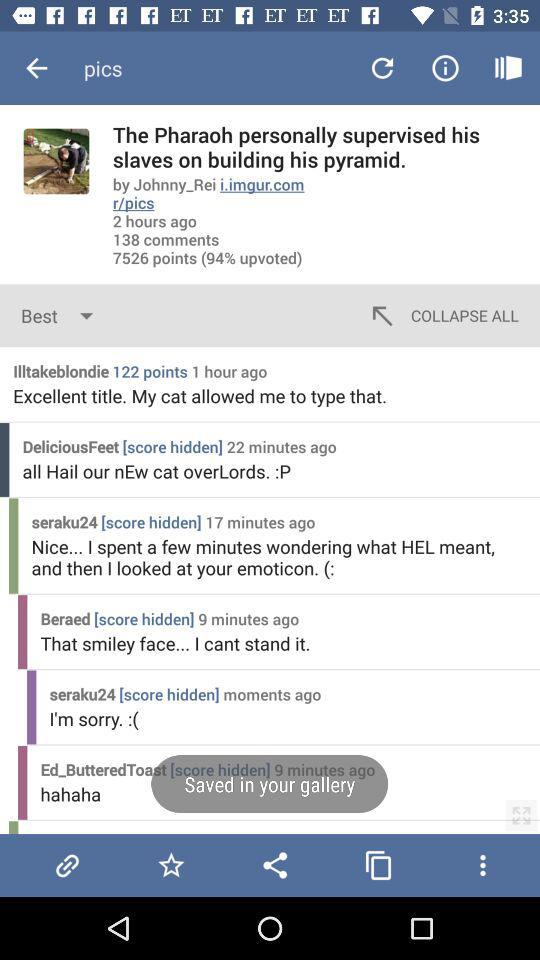 This screenshot has width=540, height=960. Describe the element at coordinates (274, 864) in the screenshot. I see `open sharing options` at that location.